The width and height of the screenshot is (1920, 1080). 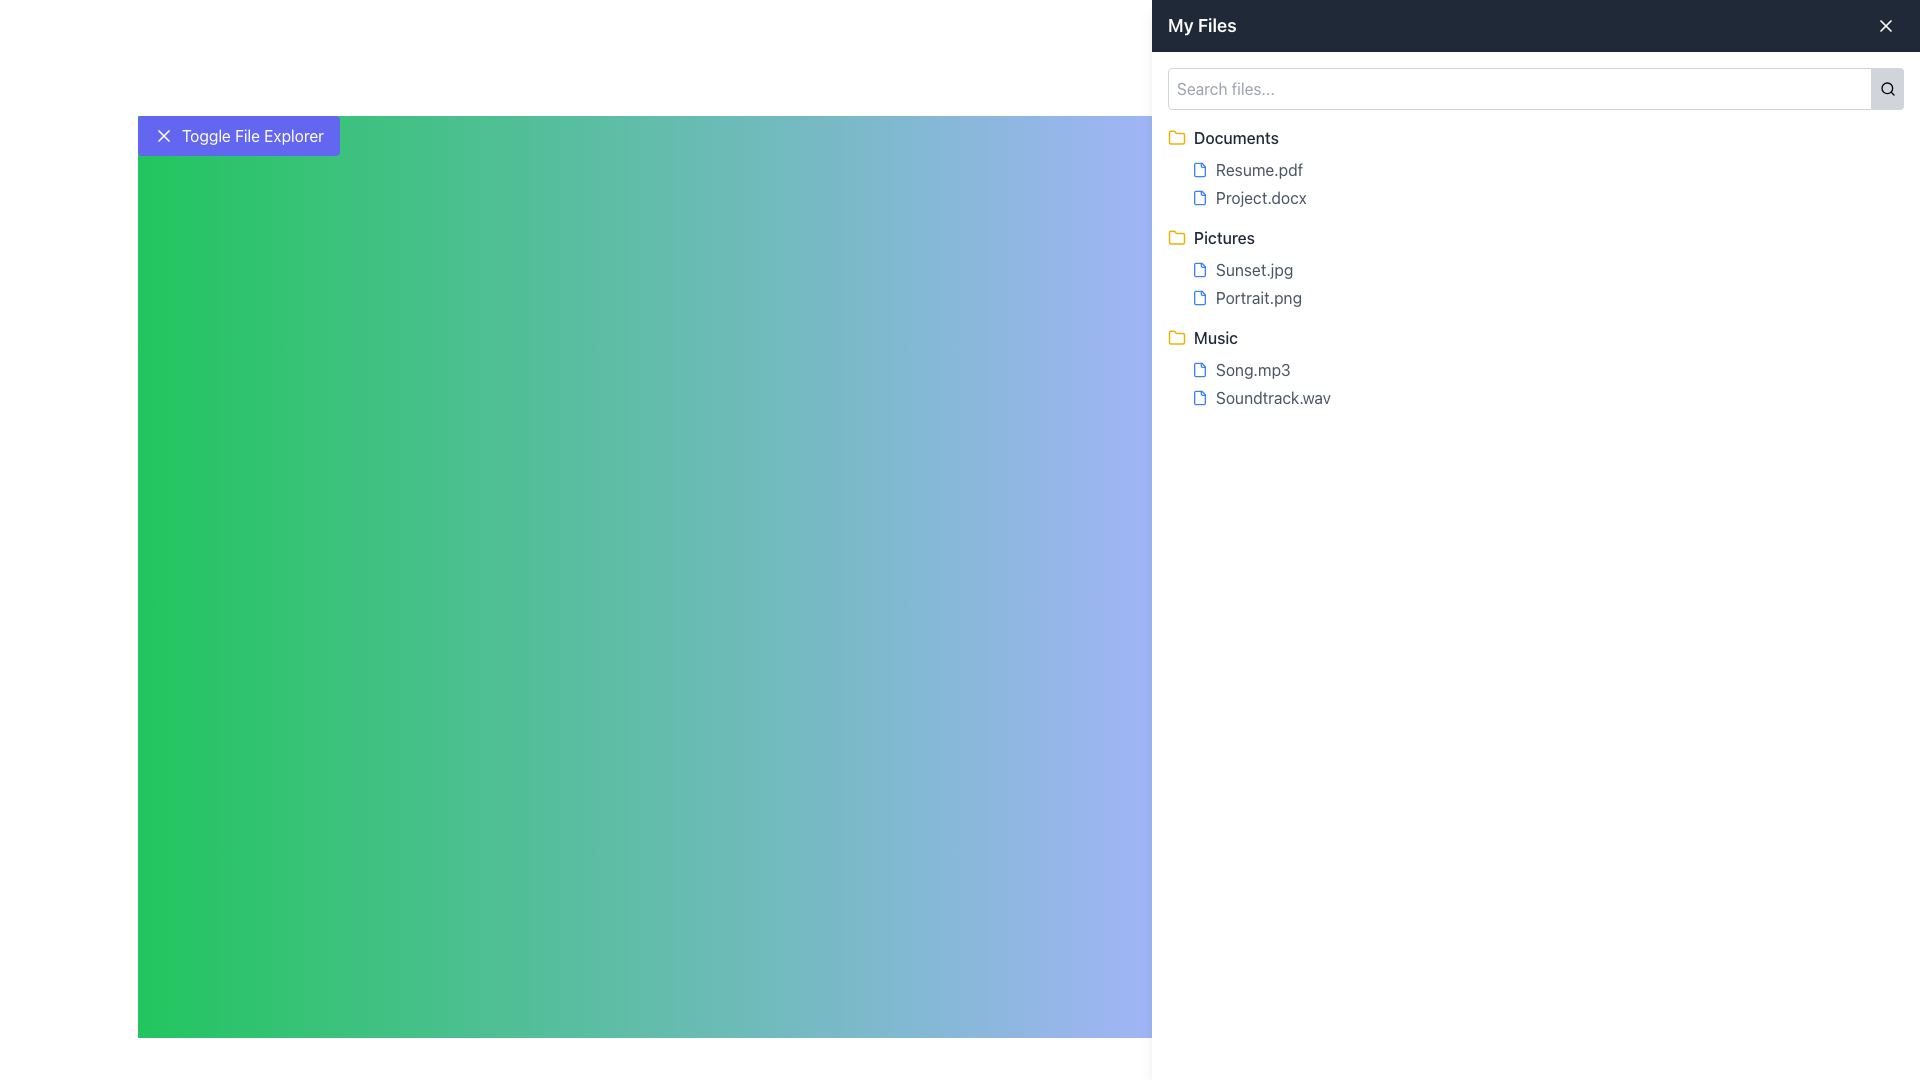 What do you see at coordinates (163, 135) in the screenshot?
I see `the close icon resembling a cross (X) shape located within the 'Toggle File Explorer' button` at bounding box center [163, 135].